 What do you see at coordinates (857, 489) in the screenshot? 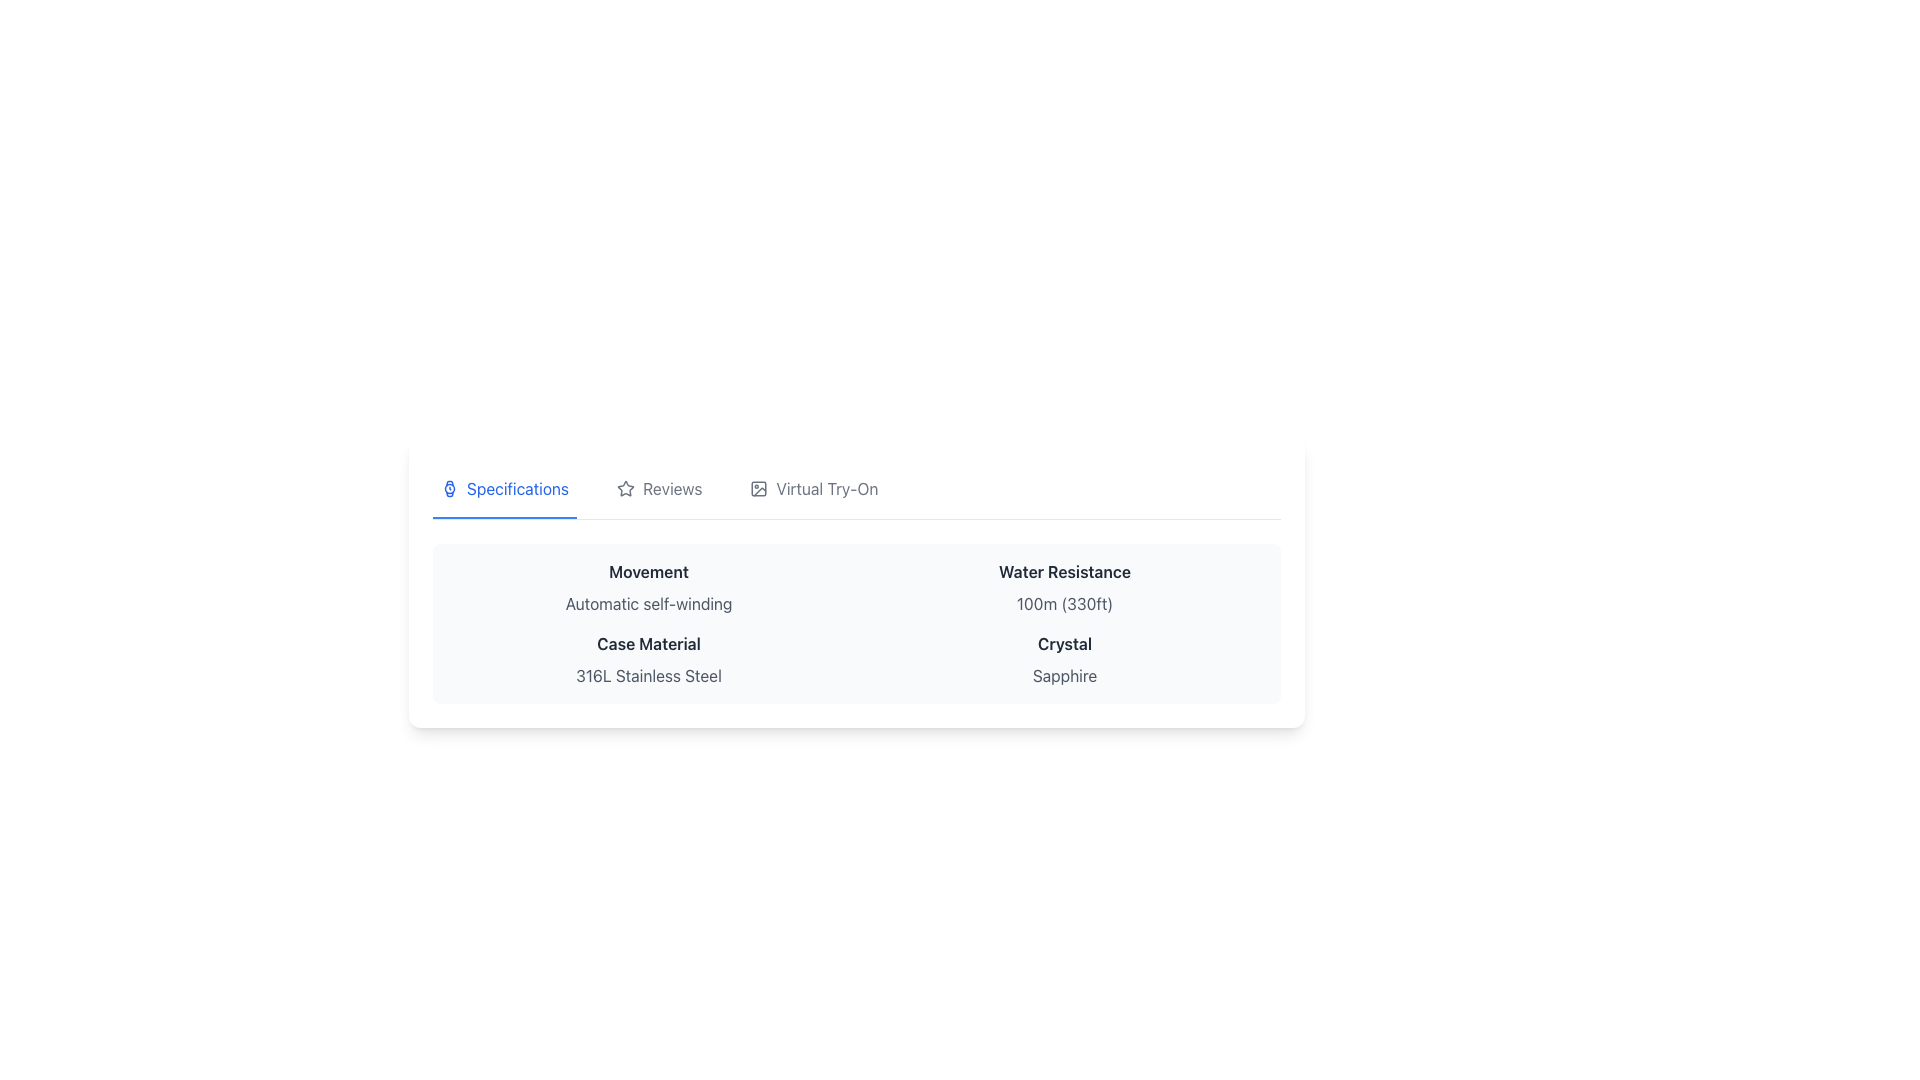
I see `the Tab control at the center point` at bounding box center [857, 489].